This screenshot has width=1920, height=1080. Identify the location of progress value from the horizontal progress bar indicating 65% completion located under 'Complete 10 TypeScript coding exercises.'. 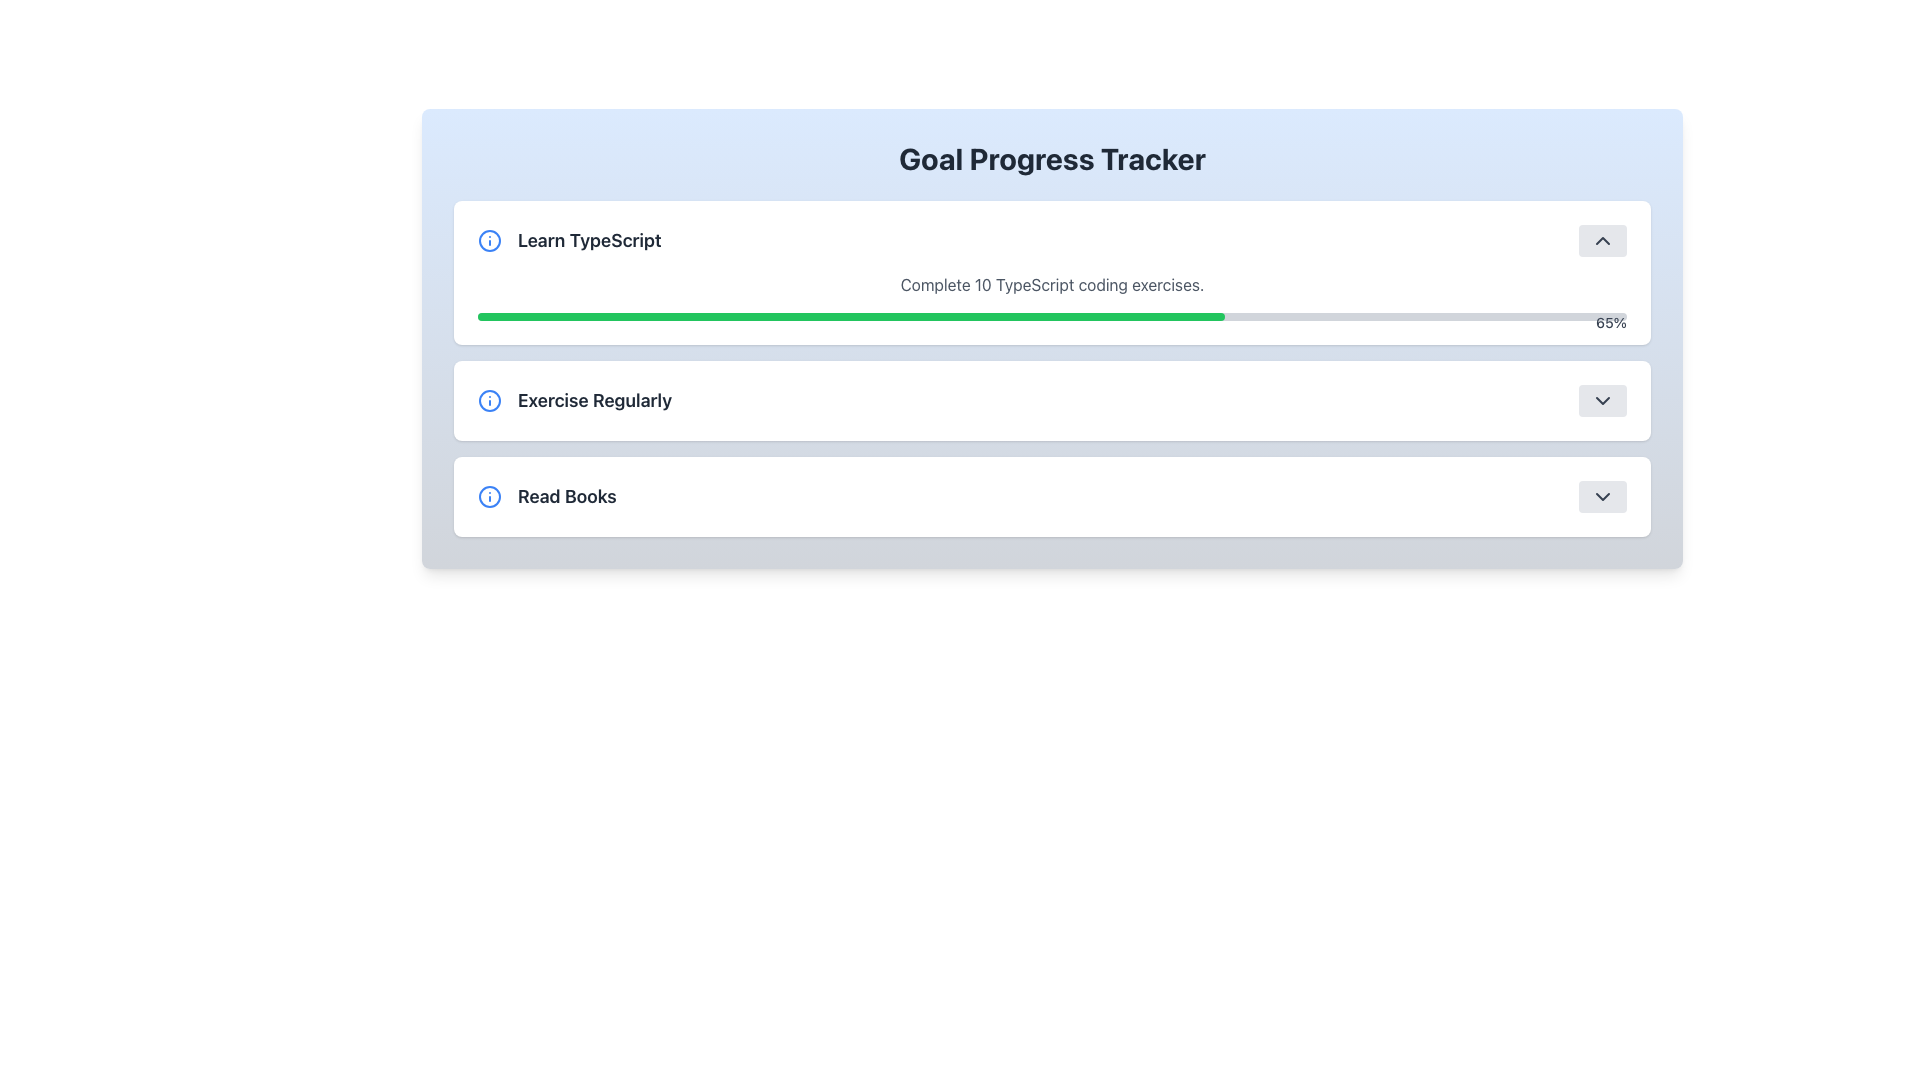
(1051, 315).